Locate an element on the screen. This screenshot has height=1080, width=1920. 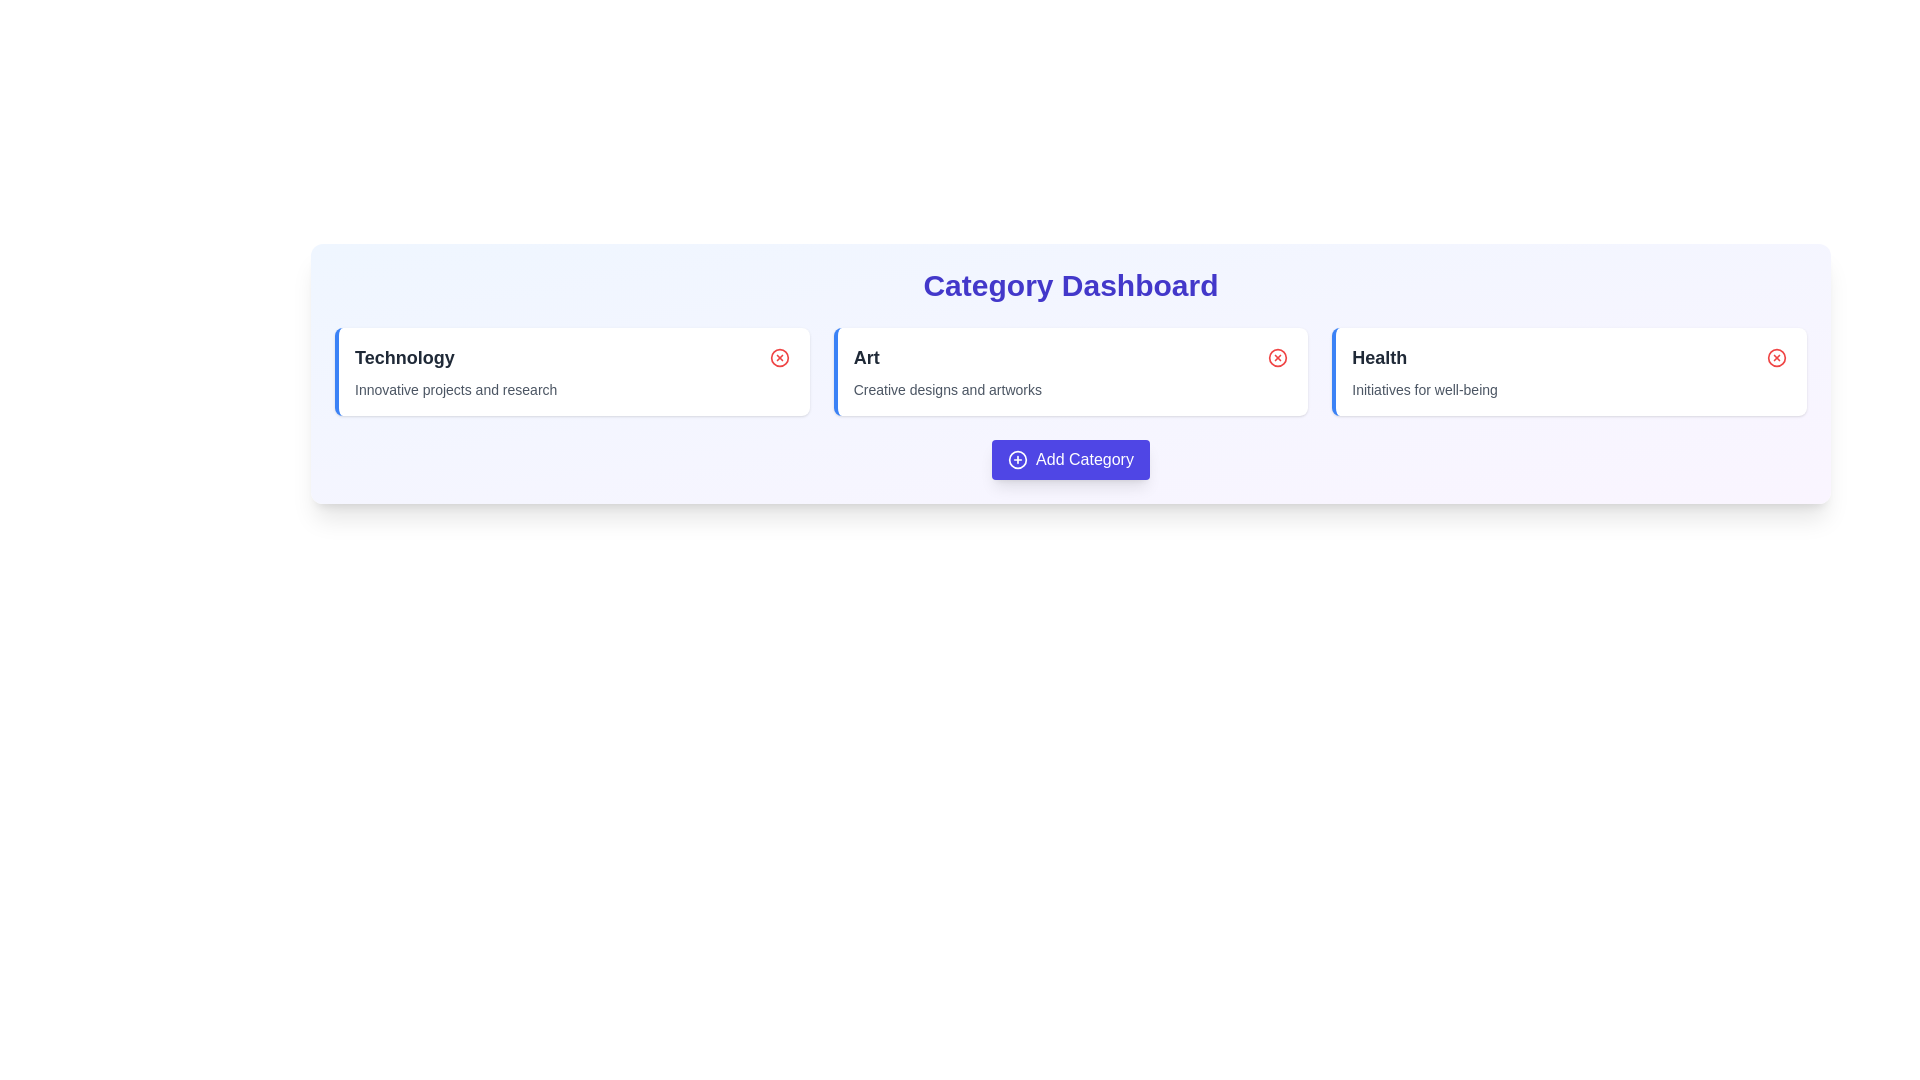
the 'Technology' text label located in the top-left section of the first card, which categorizes the card's content is located at coordinates (403, 357).